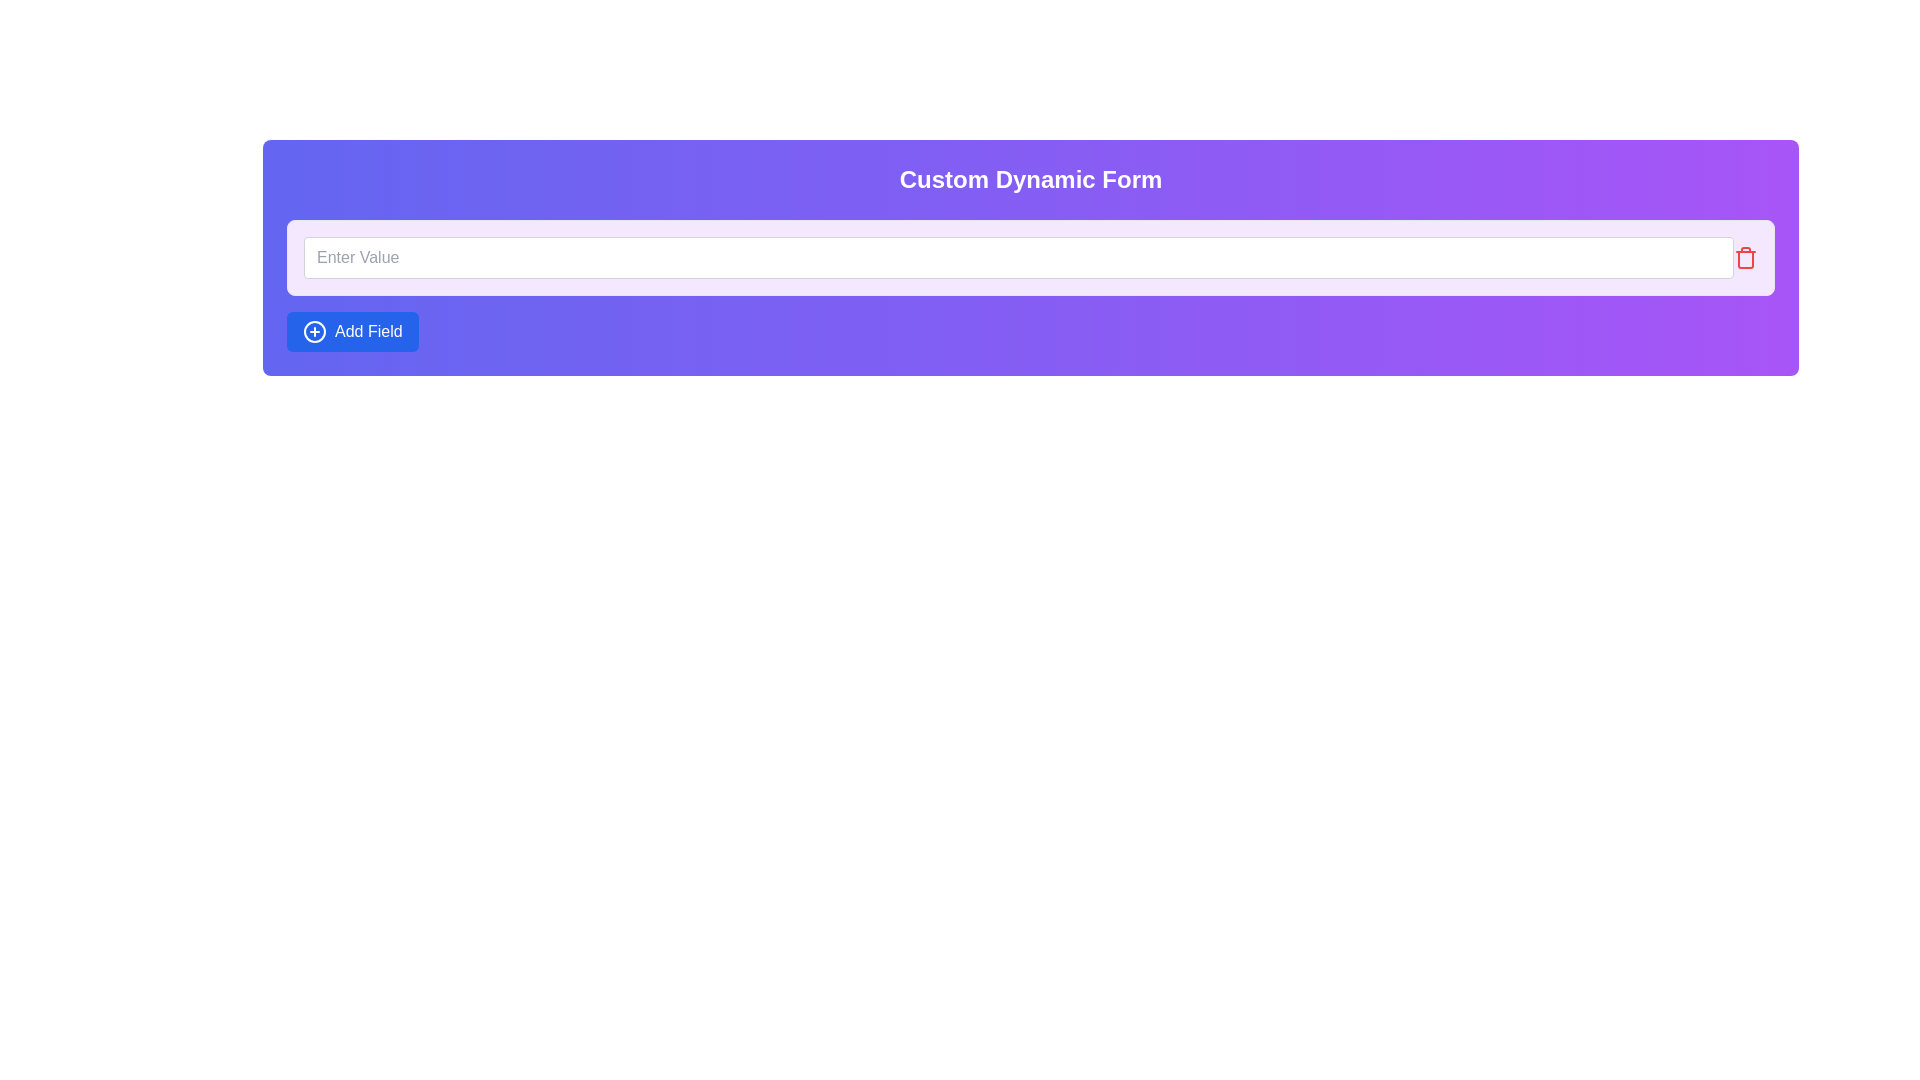 The height and width of the screenshot is (1080, 1920). Describe the element at coordinates (1745, 257) in the screenshot. I see `the trash icon located at the far right of the text input field` at that location.